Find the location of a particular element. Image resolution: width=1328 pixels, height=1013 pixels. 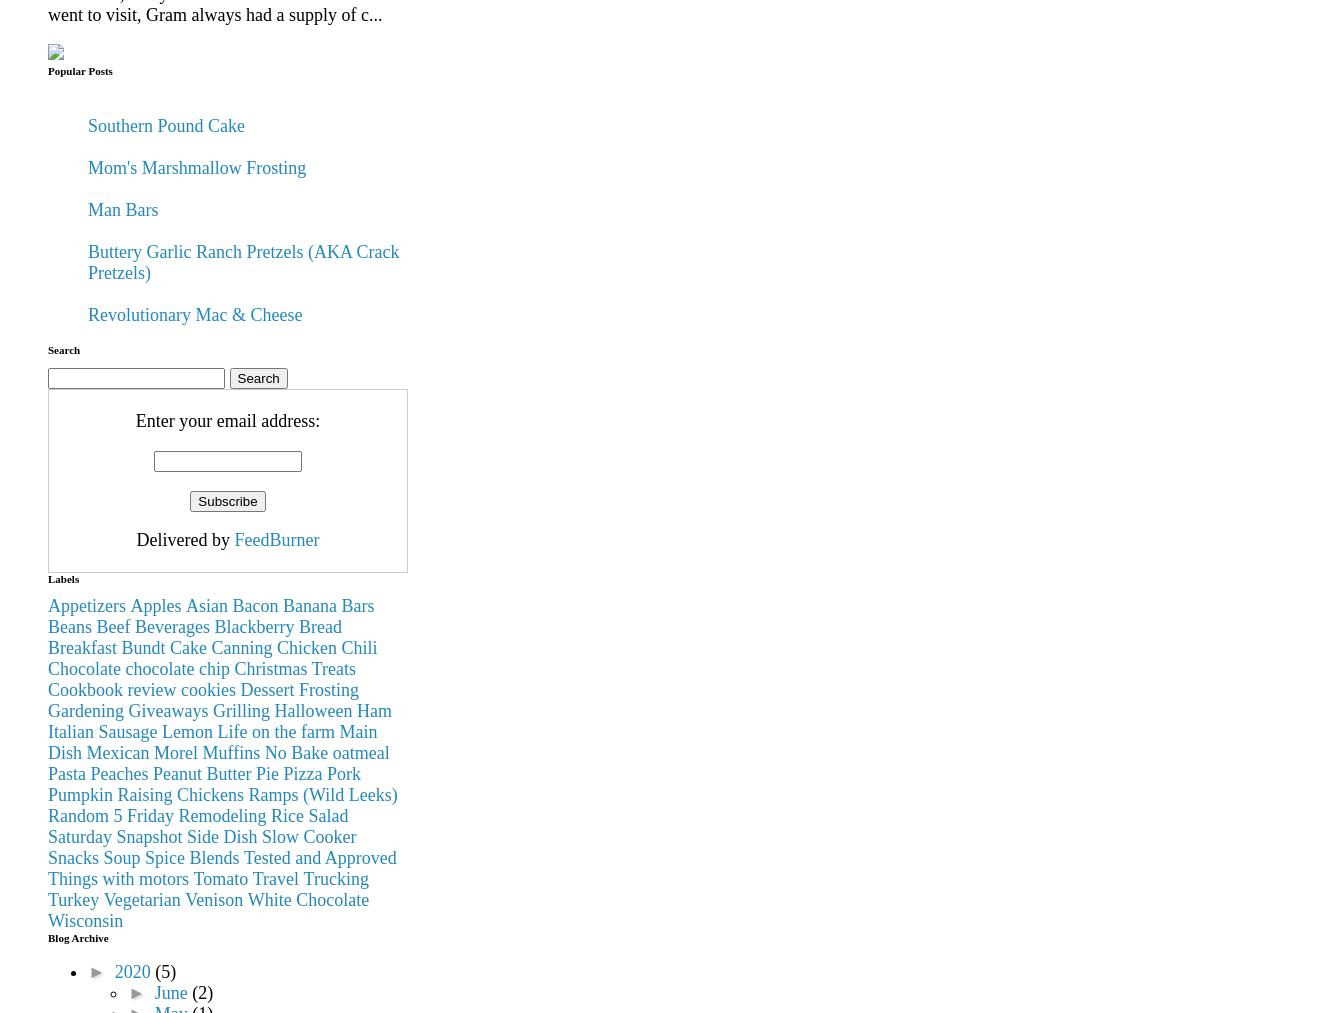

'Lemon' is located at coordinates (186, 731).